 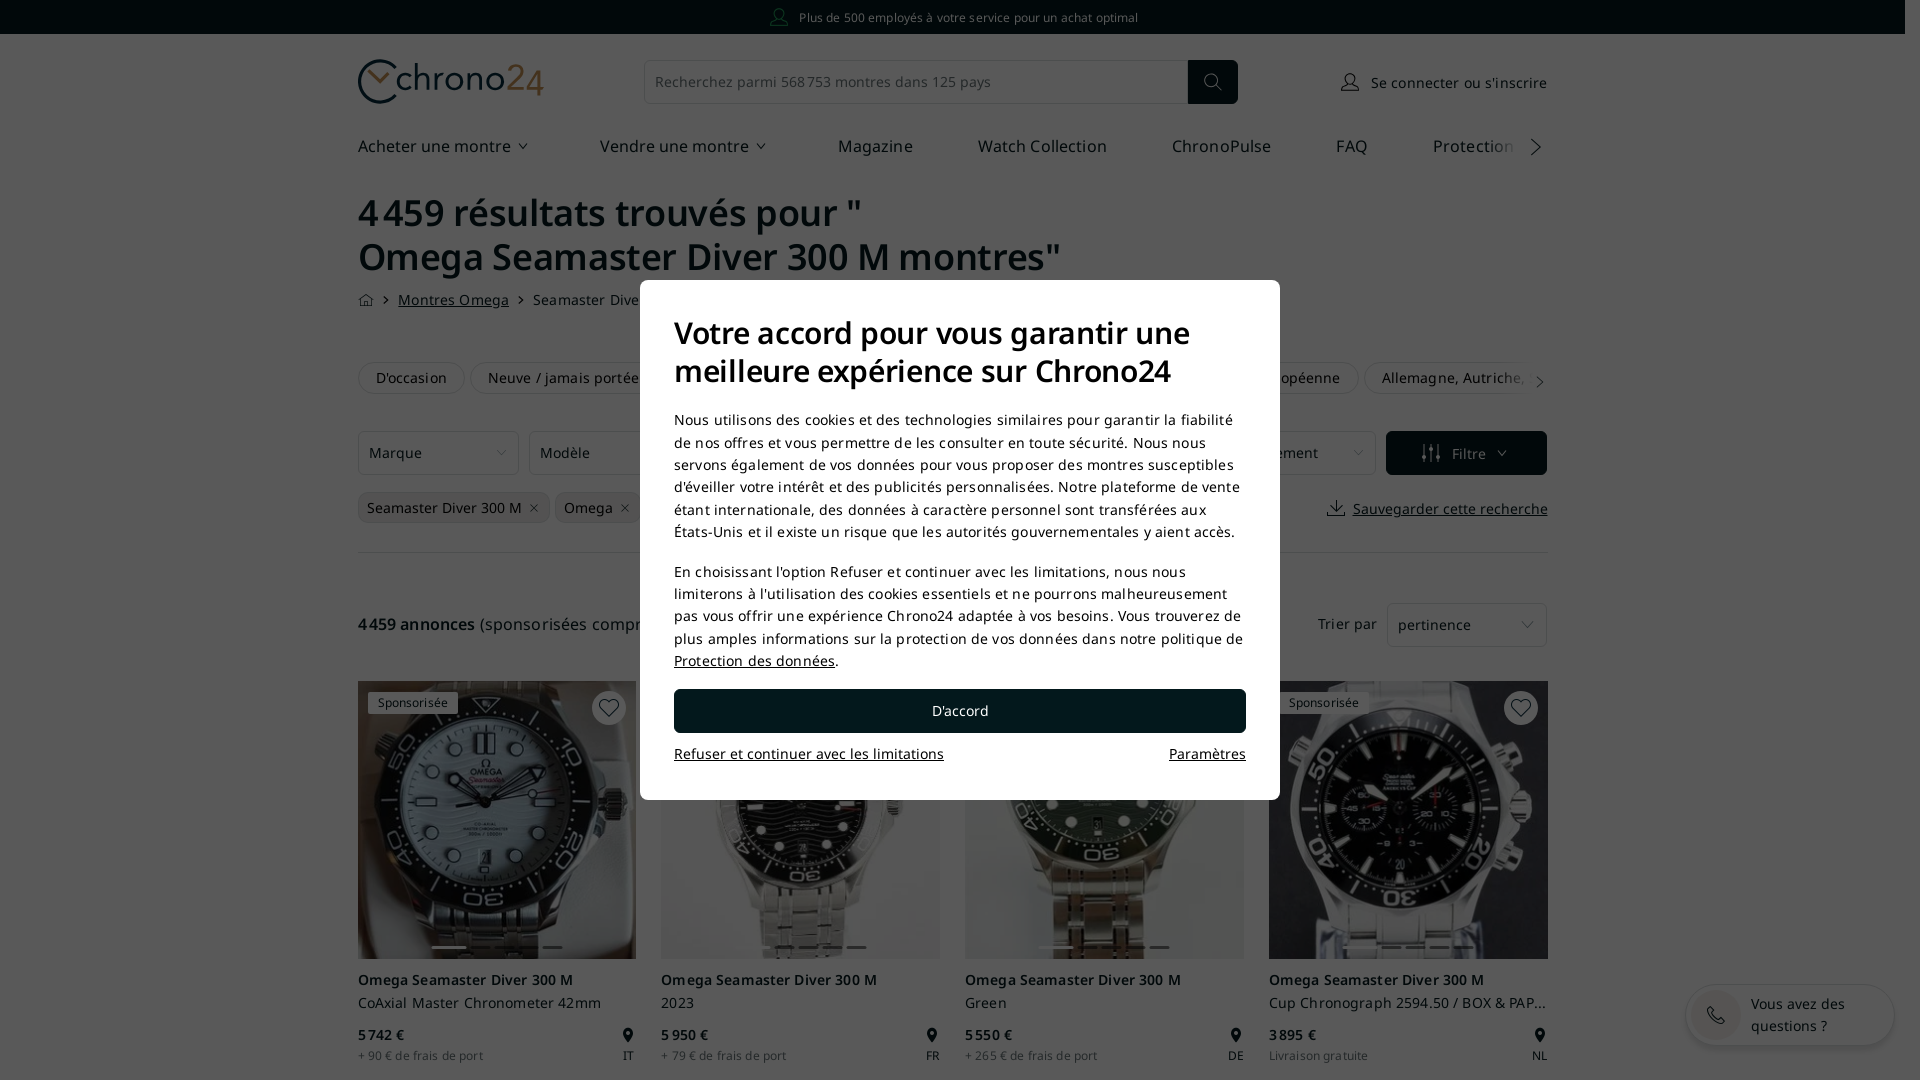 I want to click on 'Emplacement', so click(x=1295, y=452).